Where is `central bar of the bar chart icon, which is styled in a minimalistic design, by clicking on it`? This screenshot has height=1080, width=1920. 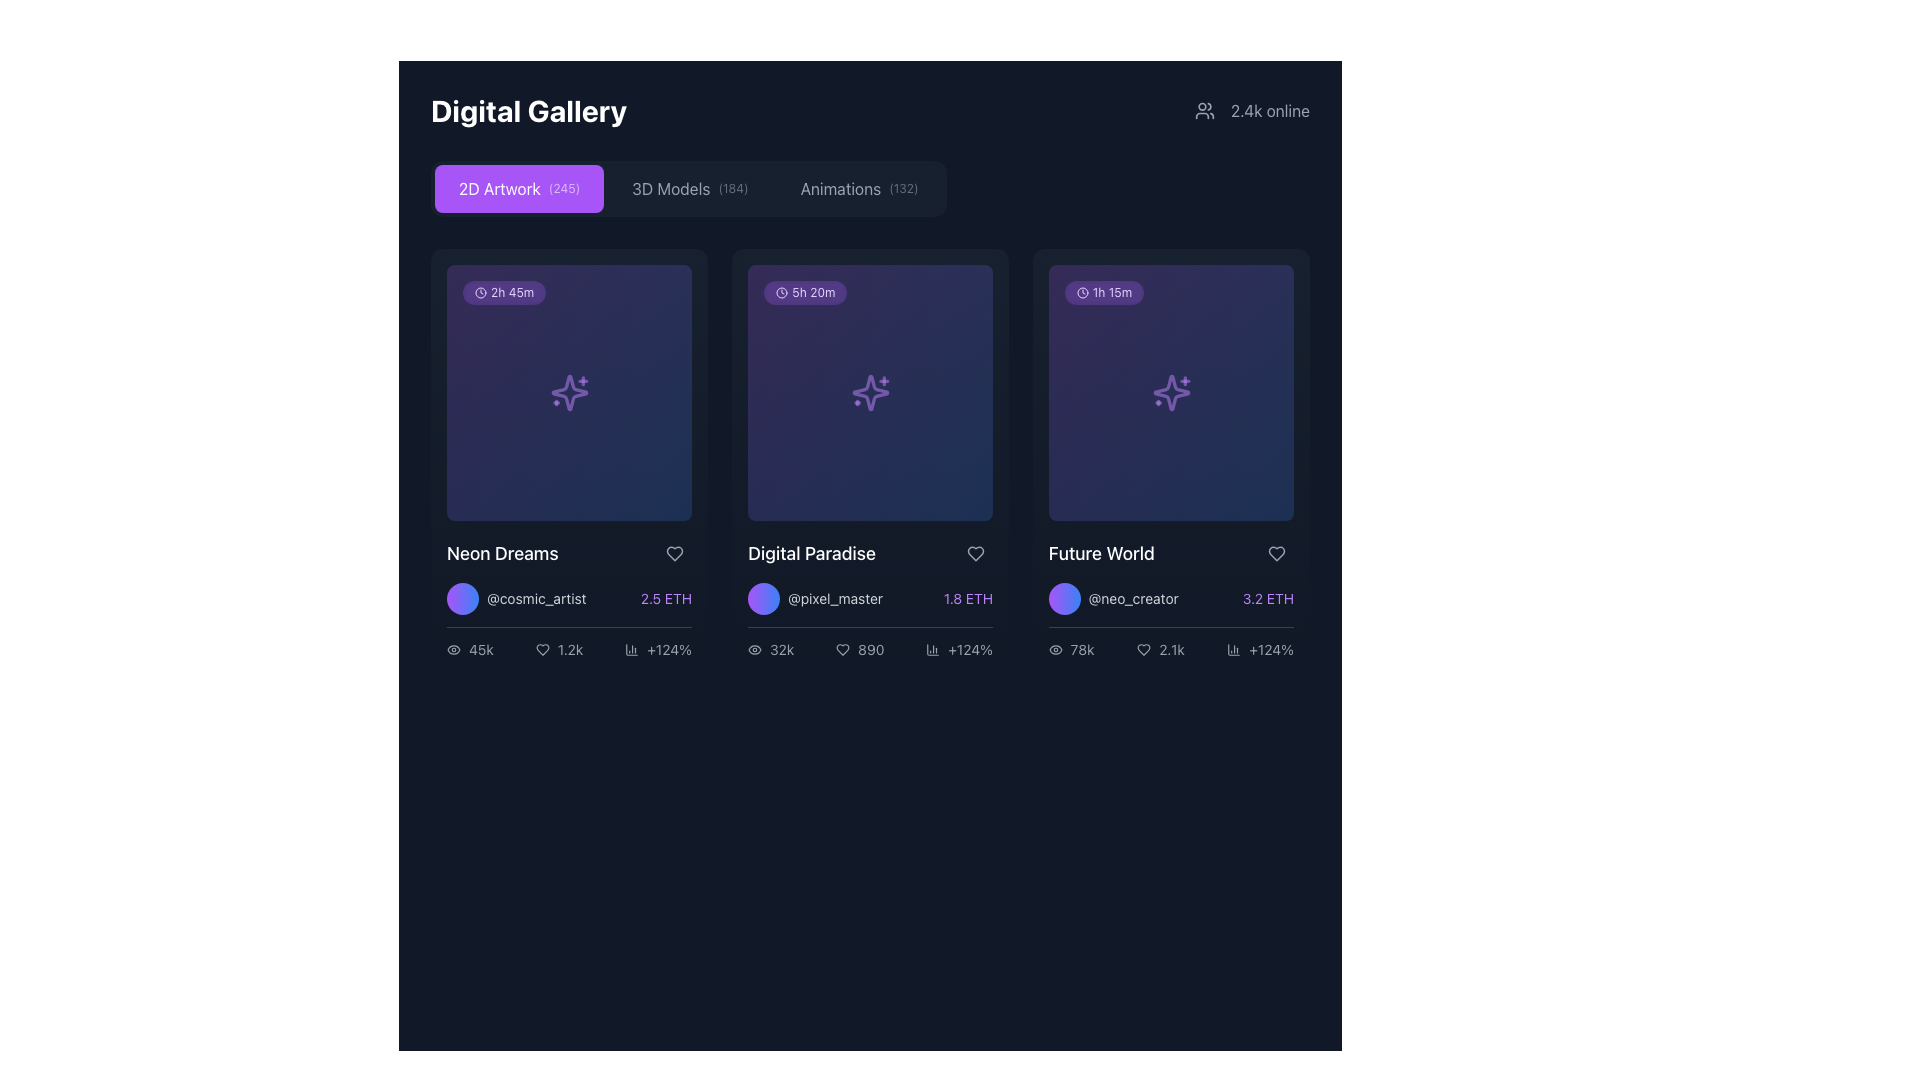 central bar of the bar chart icon, which is styled in a minimalistic design, by clicking on it is located at coordinates (932, 650).